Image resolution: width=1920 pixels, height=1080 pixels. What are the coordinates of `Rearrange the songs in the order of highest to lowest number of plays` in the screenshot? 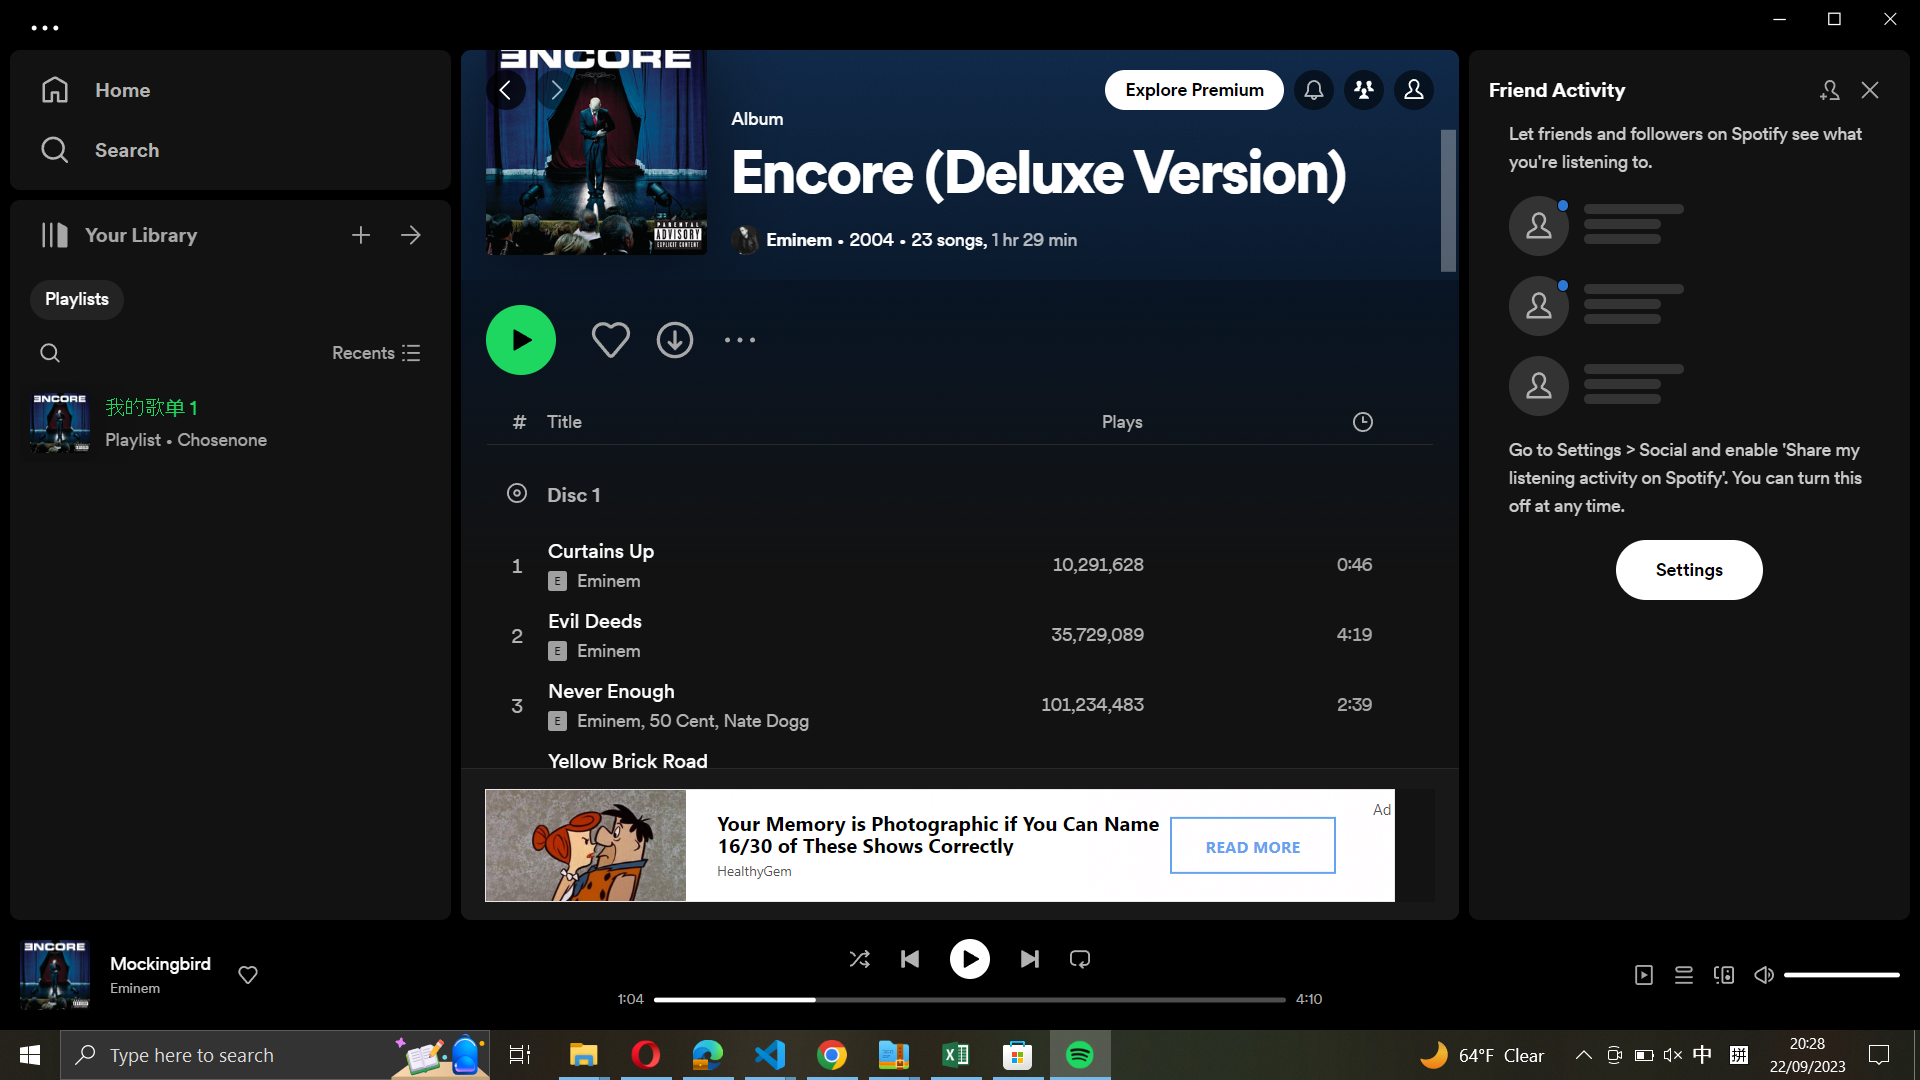 It's located at (1198, 424).